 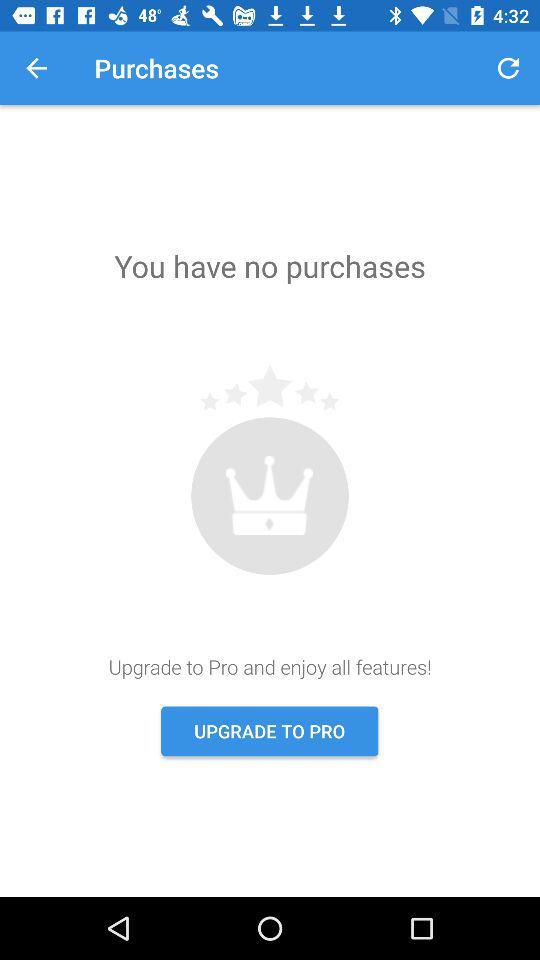 What do you see at coordinates (36, 68) in the screenshot?
I see `icon above the you have no item` at bounding box center [36, 68].